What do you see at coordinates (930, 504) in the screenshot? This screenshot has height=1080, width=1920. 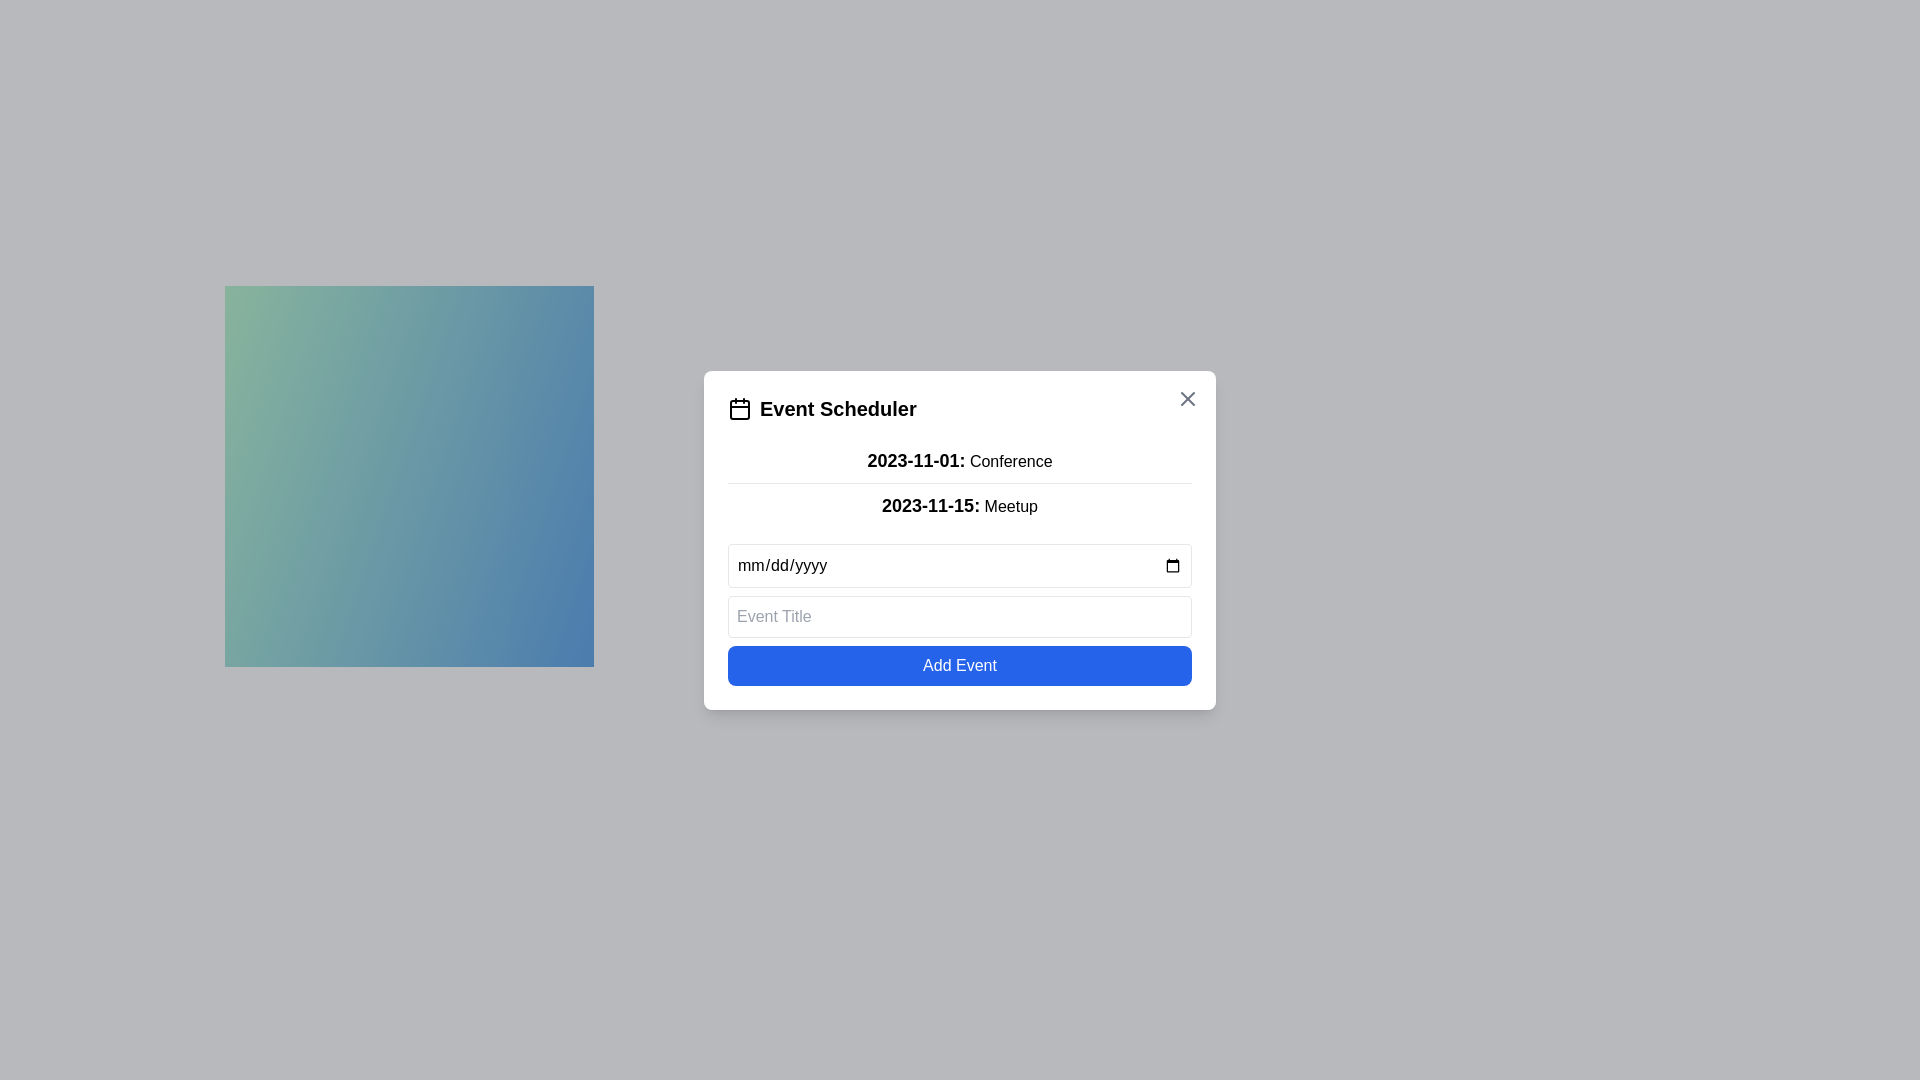 I see `the date label '2023-11-01' located in the schedule list` at bounding box center [930, 504].